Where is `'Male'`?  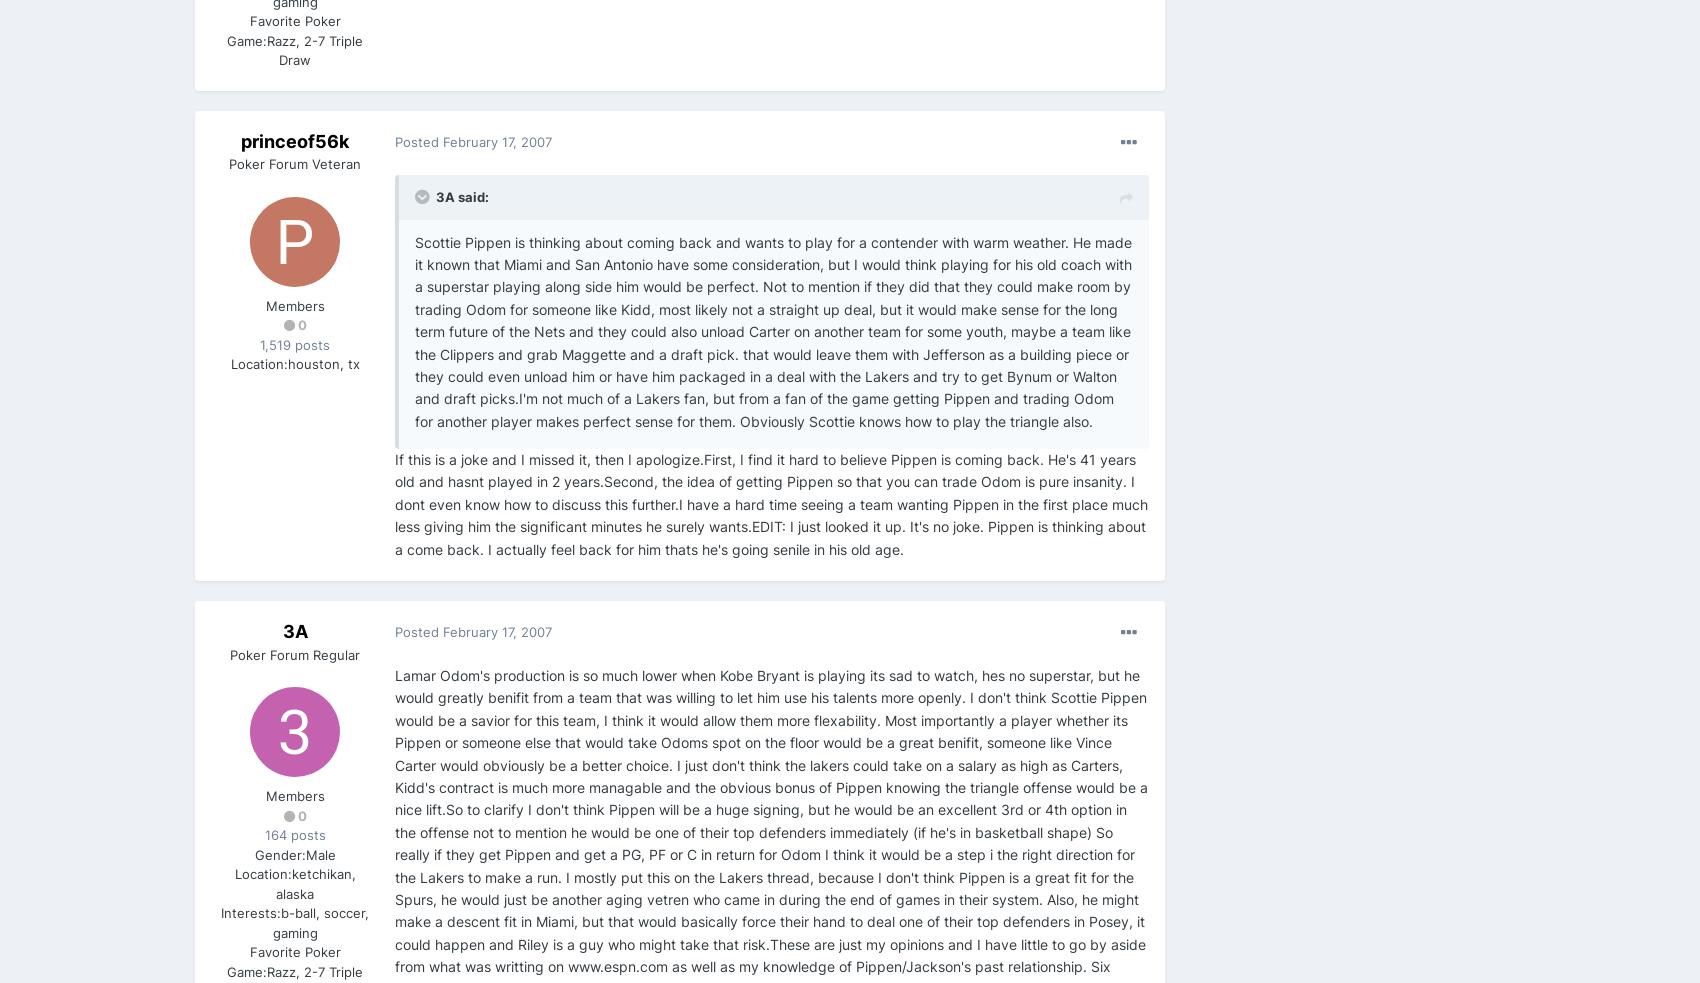
'Male' is located at coordinates (304, 854).